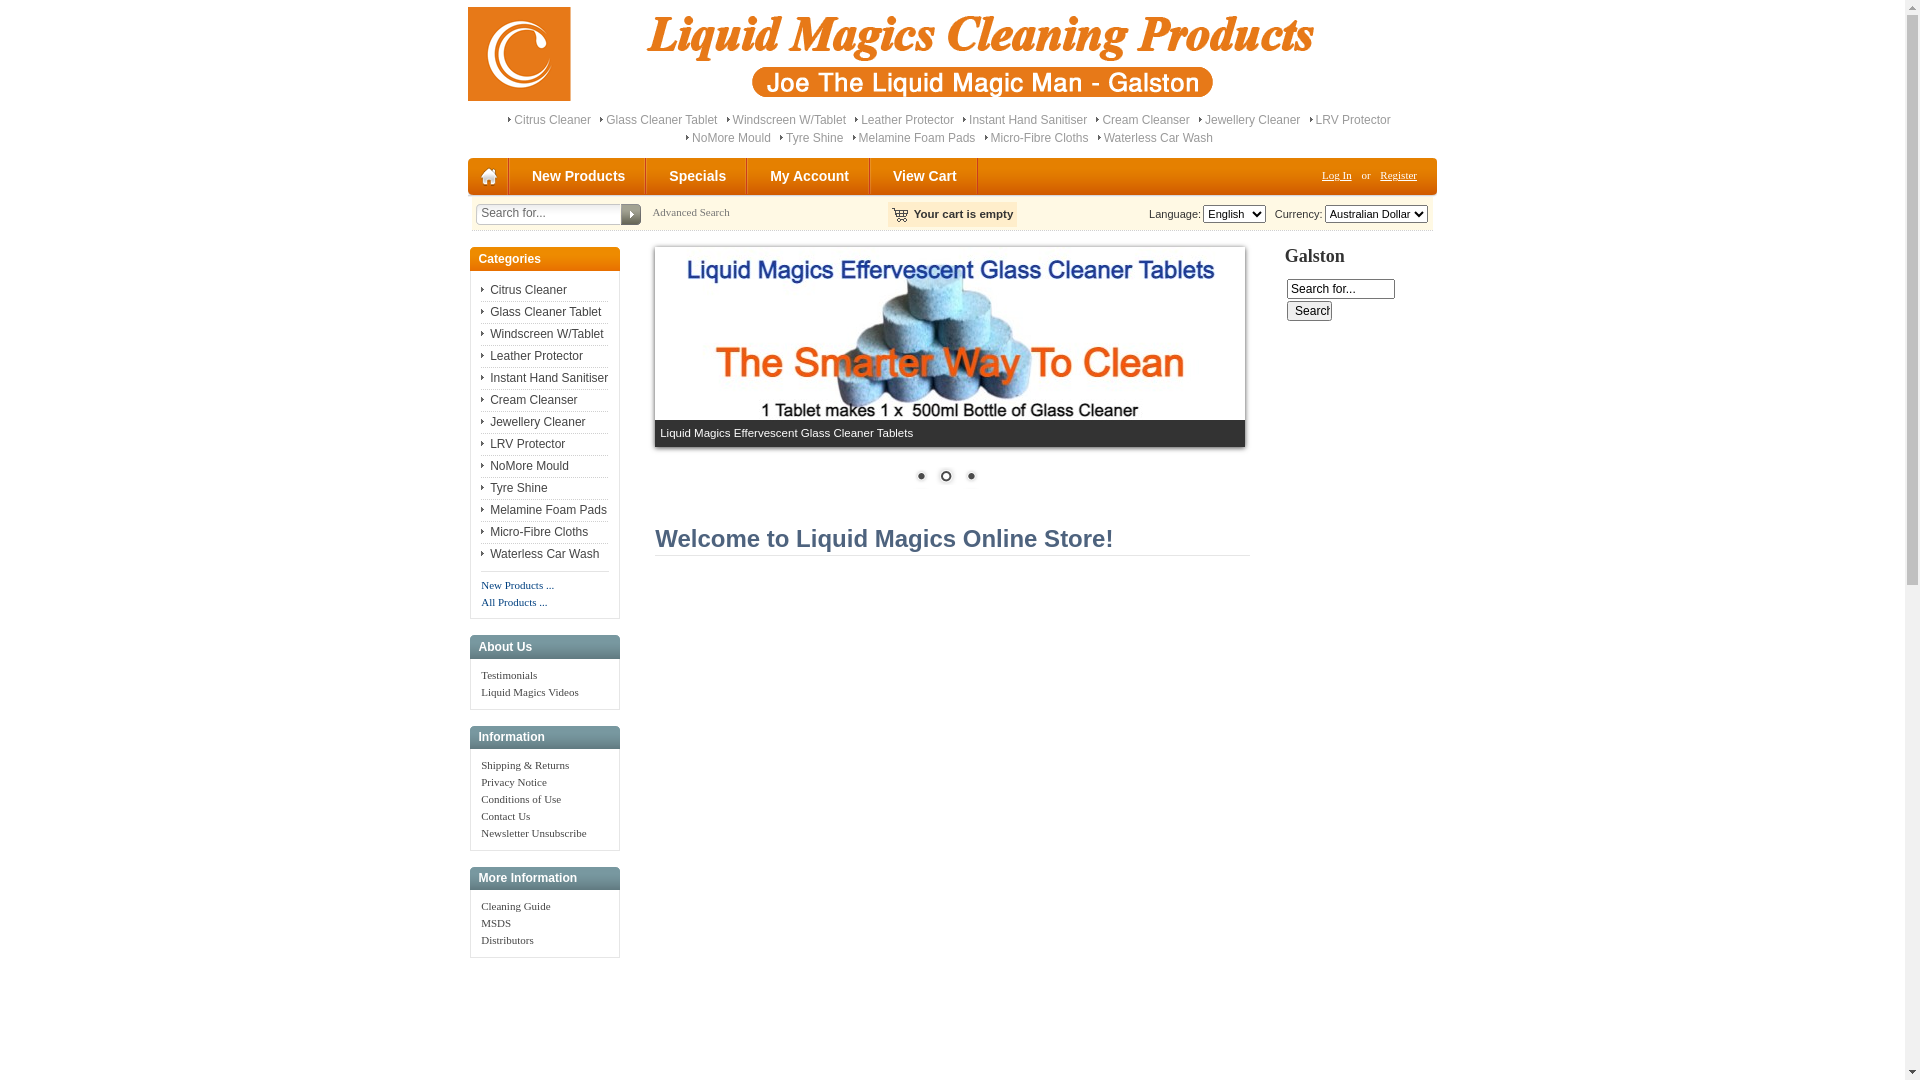 The image size is (1920, 1080). What do you see at coordinates (1027, 119) in the screenshot?
I see `'Instant Hand Sanitiser'` at bounding box center [1027, 119].